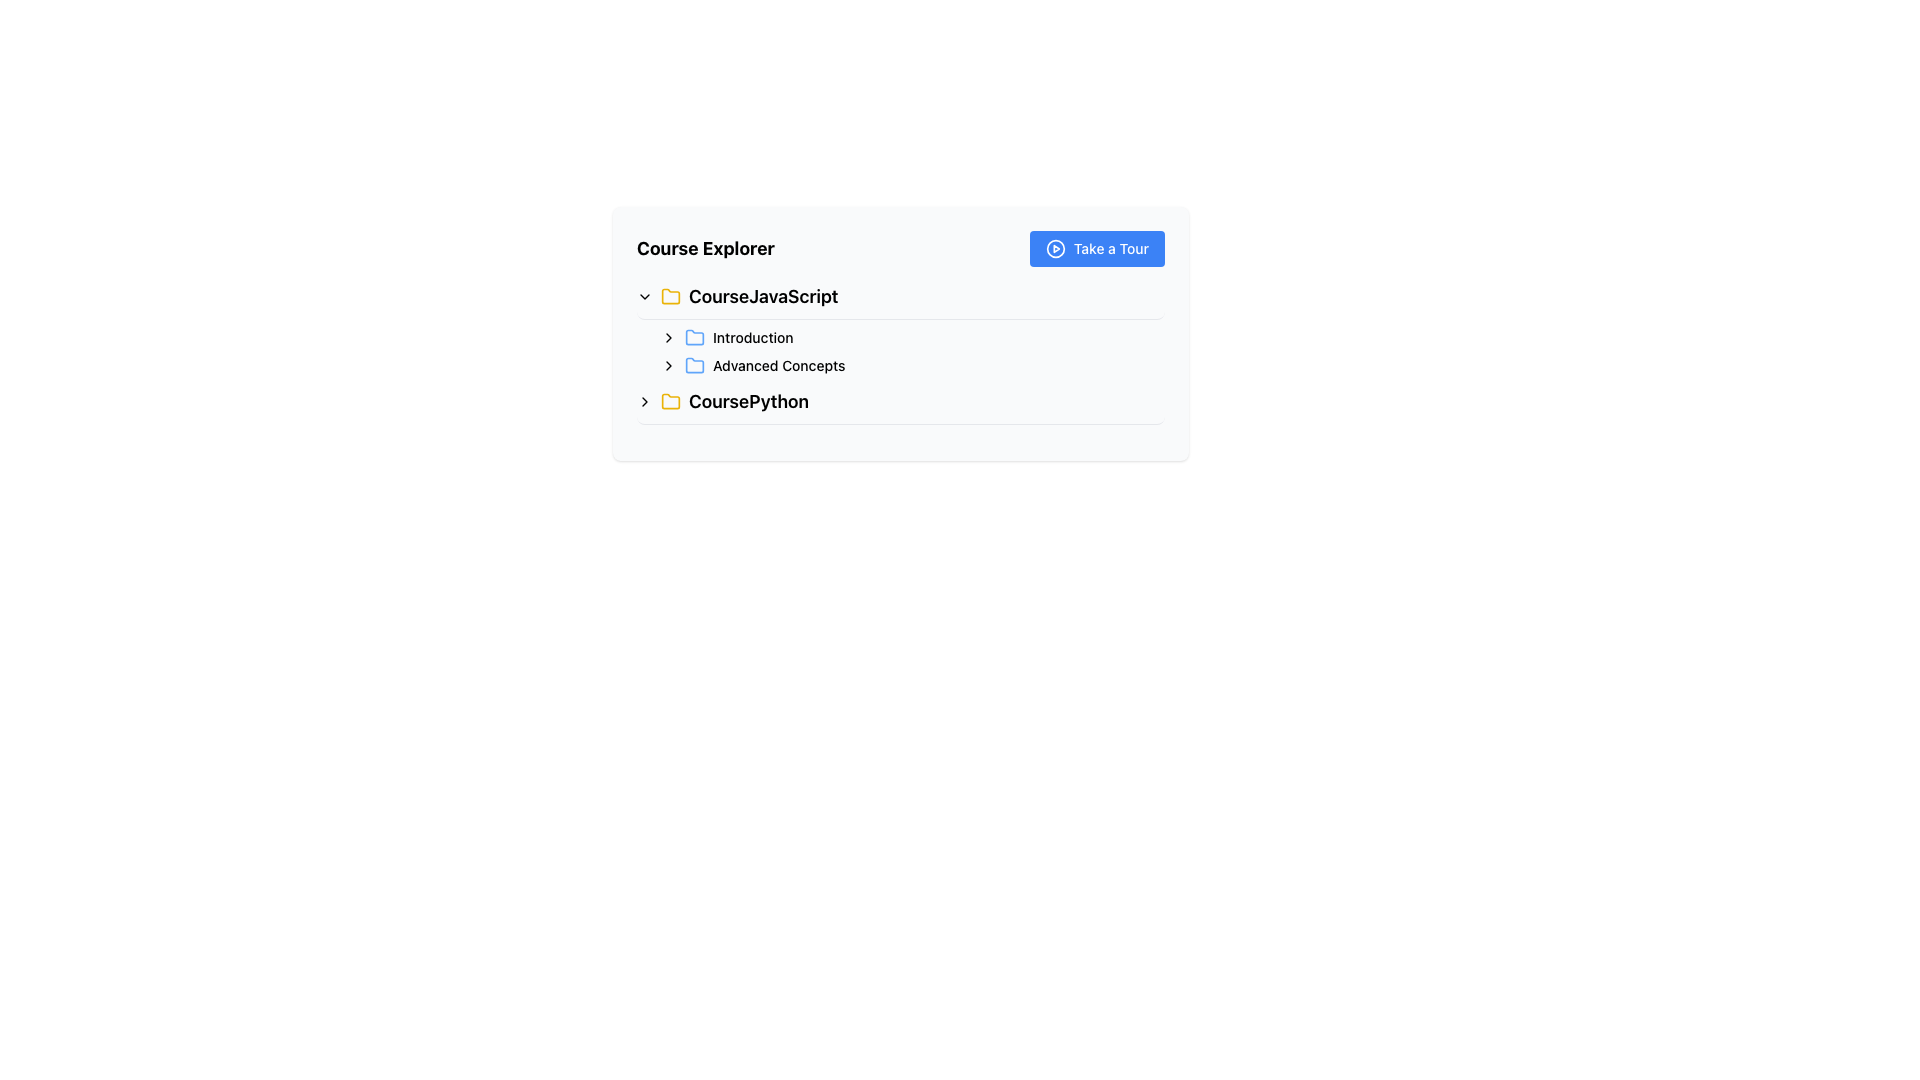 This screenshot has width=1920, height=1080. What do you see at coordinates (695, 337) in the screenshot?
I see `the SVG-based folder icon that signifies the 'Introduction' section within the 'CourseJavaScript' hierarchy, located to the left of the 'Introduction' text in the 'Course Explorer' panel` at bounding box center [695, 337].